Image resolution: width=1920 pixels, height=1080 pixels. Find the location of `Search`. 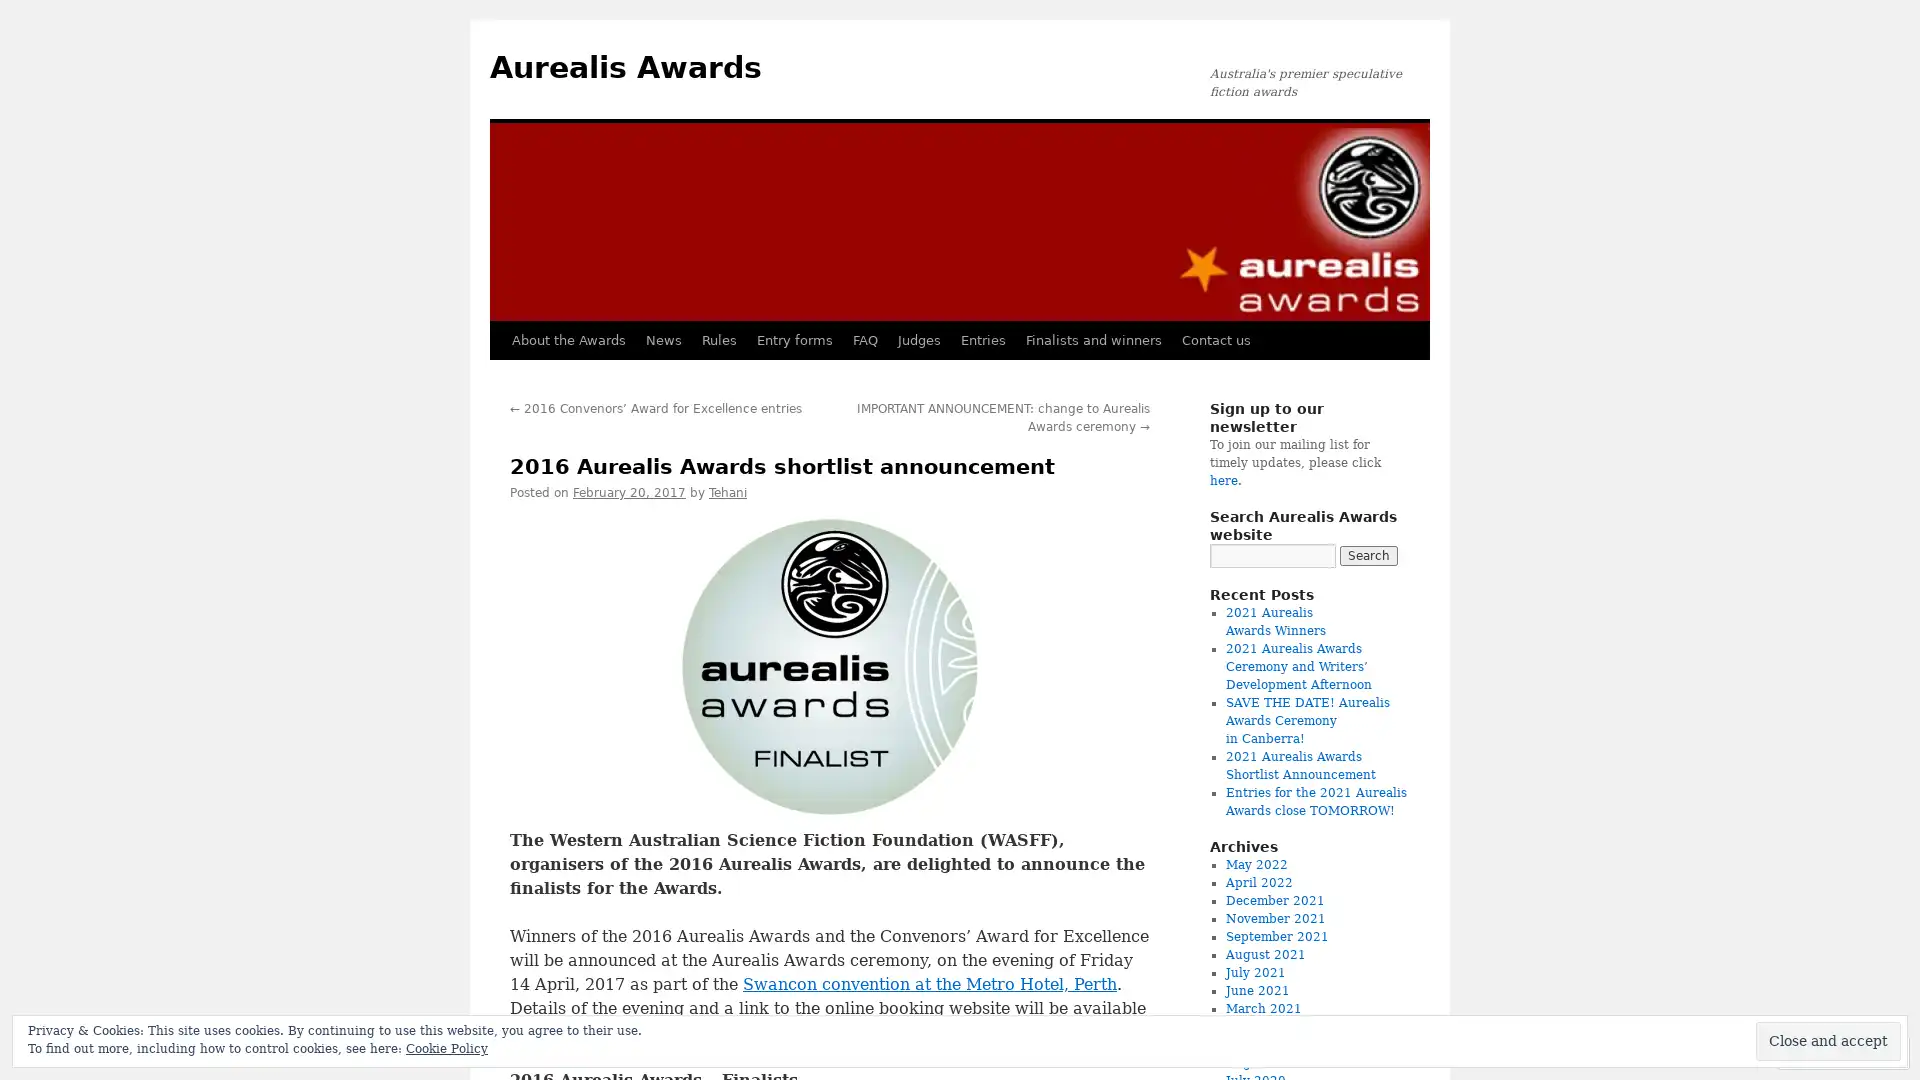

Search is located at coordinates (1367, 555).